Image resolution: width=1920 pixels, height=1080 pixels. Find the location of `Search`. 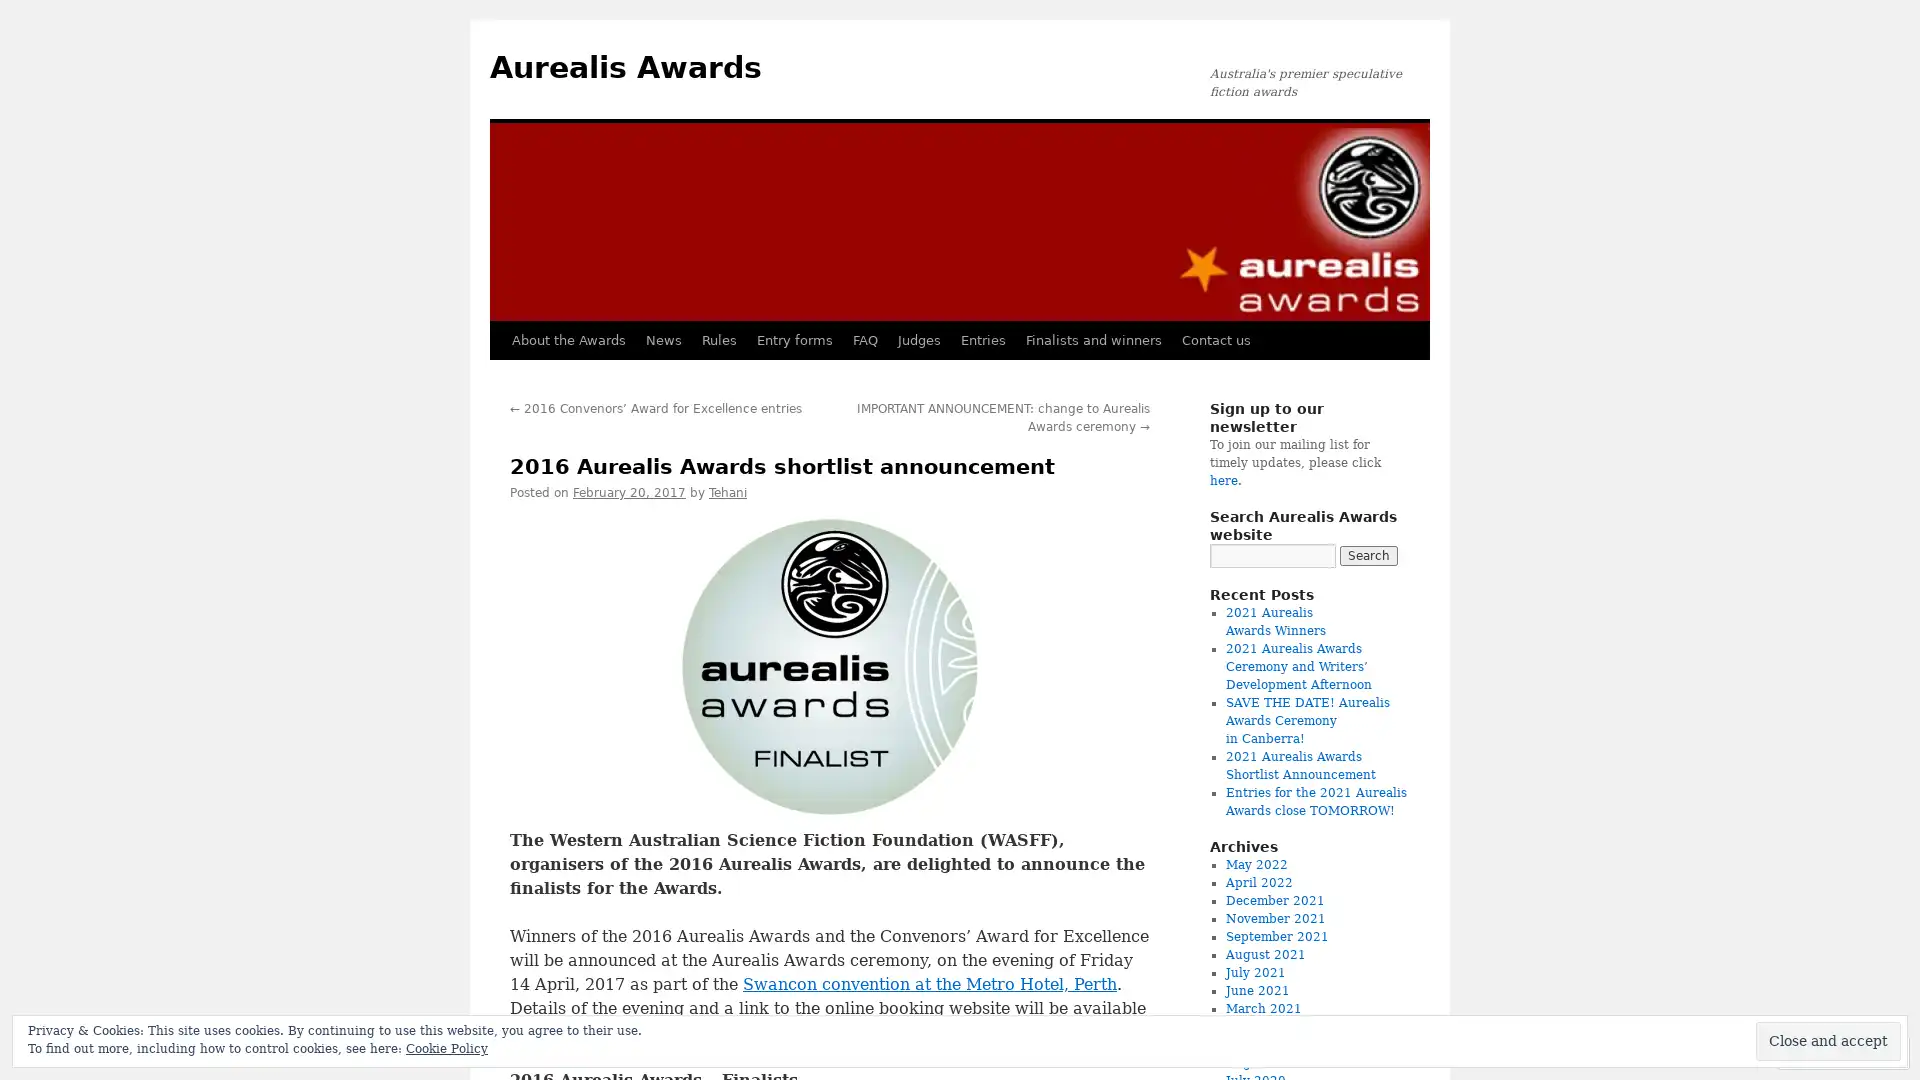

Search is located at coordinates (1367, 555).